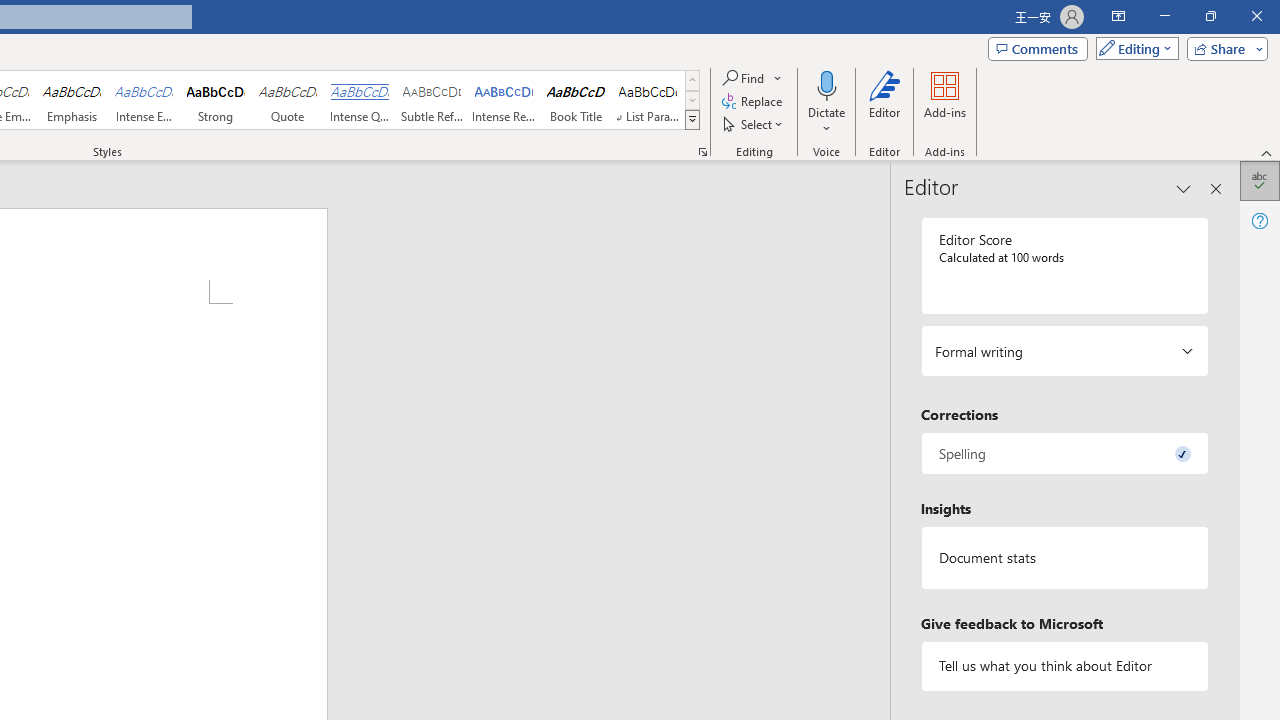  What do you see at coordinates (1063, 558) in the screenshot?
I see `'Document statistics'` at bounding box center [1063, 558].